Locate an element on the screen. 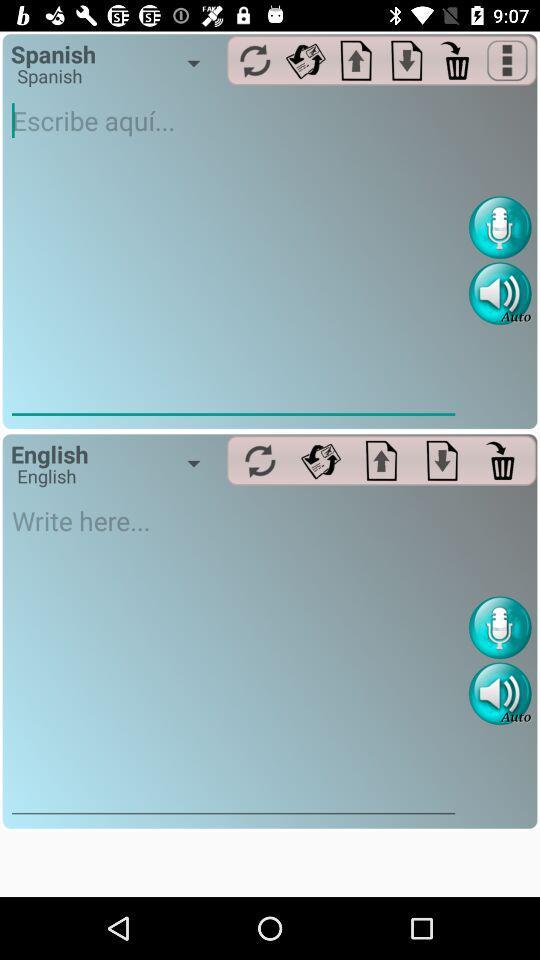  record is located at coordinates (499, 626).